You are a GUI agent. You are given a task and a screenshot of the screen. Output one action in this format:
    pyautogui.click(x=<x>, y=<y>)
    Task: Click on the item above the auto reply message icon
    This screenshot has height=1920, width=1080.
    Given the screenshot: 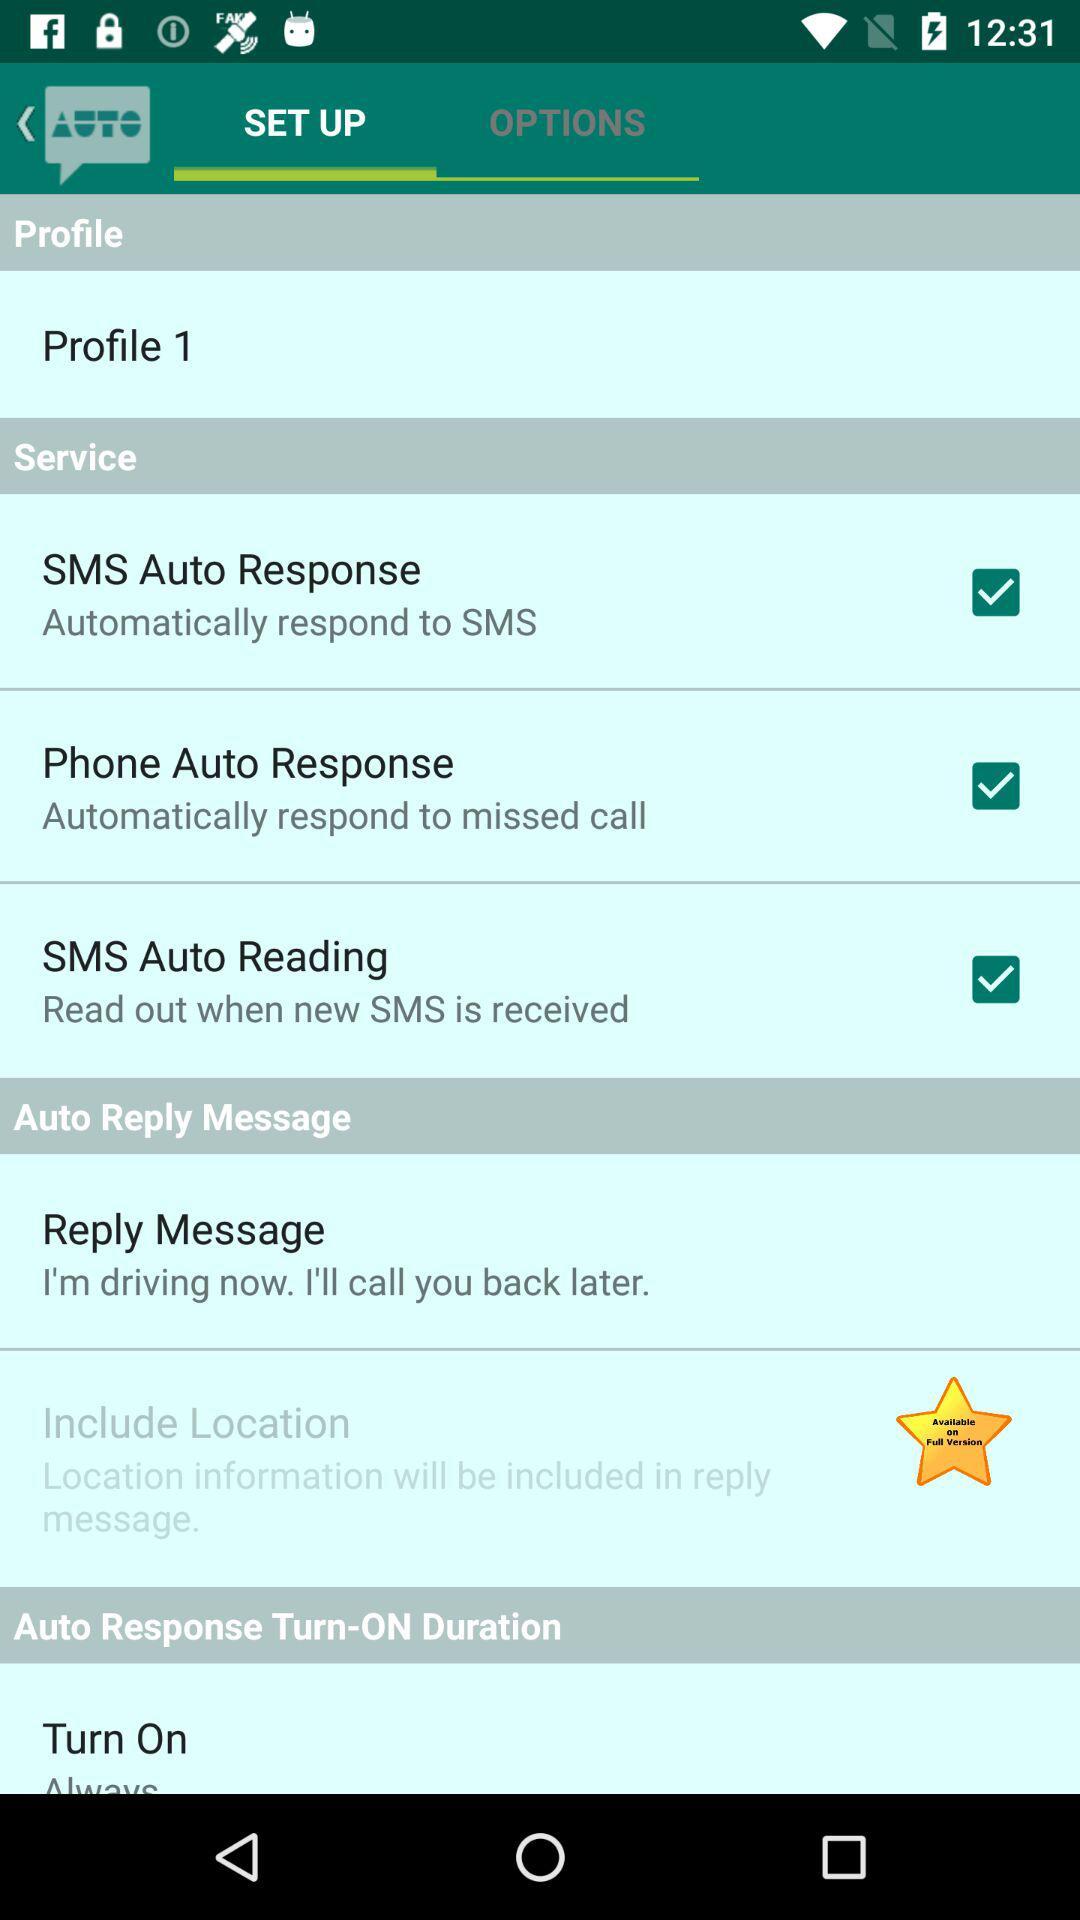 What is the action you would take?
    pyautogui.click(x=334, y=1008)
    